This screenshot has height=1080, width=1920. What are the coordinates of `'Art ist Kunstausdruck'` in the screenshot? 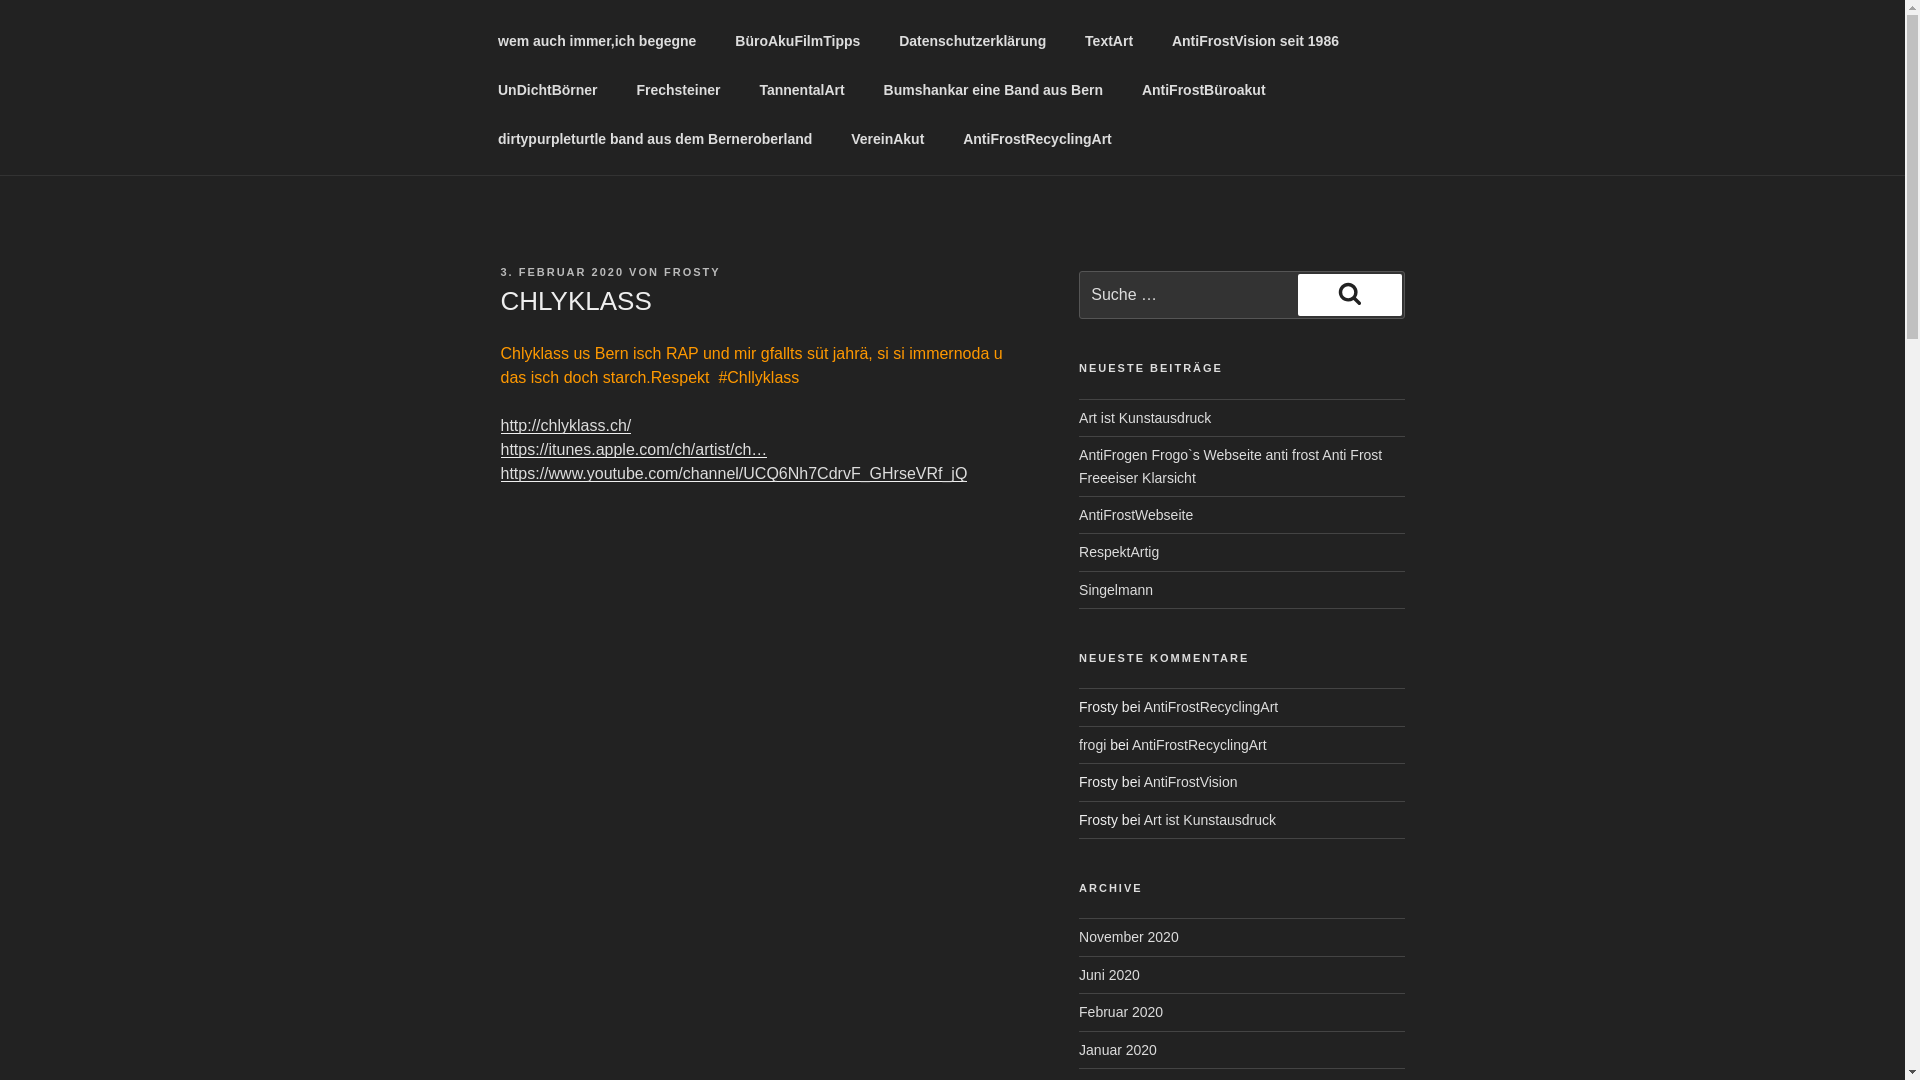 It's located at (1143, 820).